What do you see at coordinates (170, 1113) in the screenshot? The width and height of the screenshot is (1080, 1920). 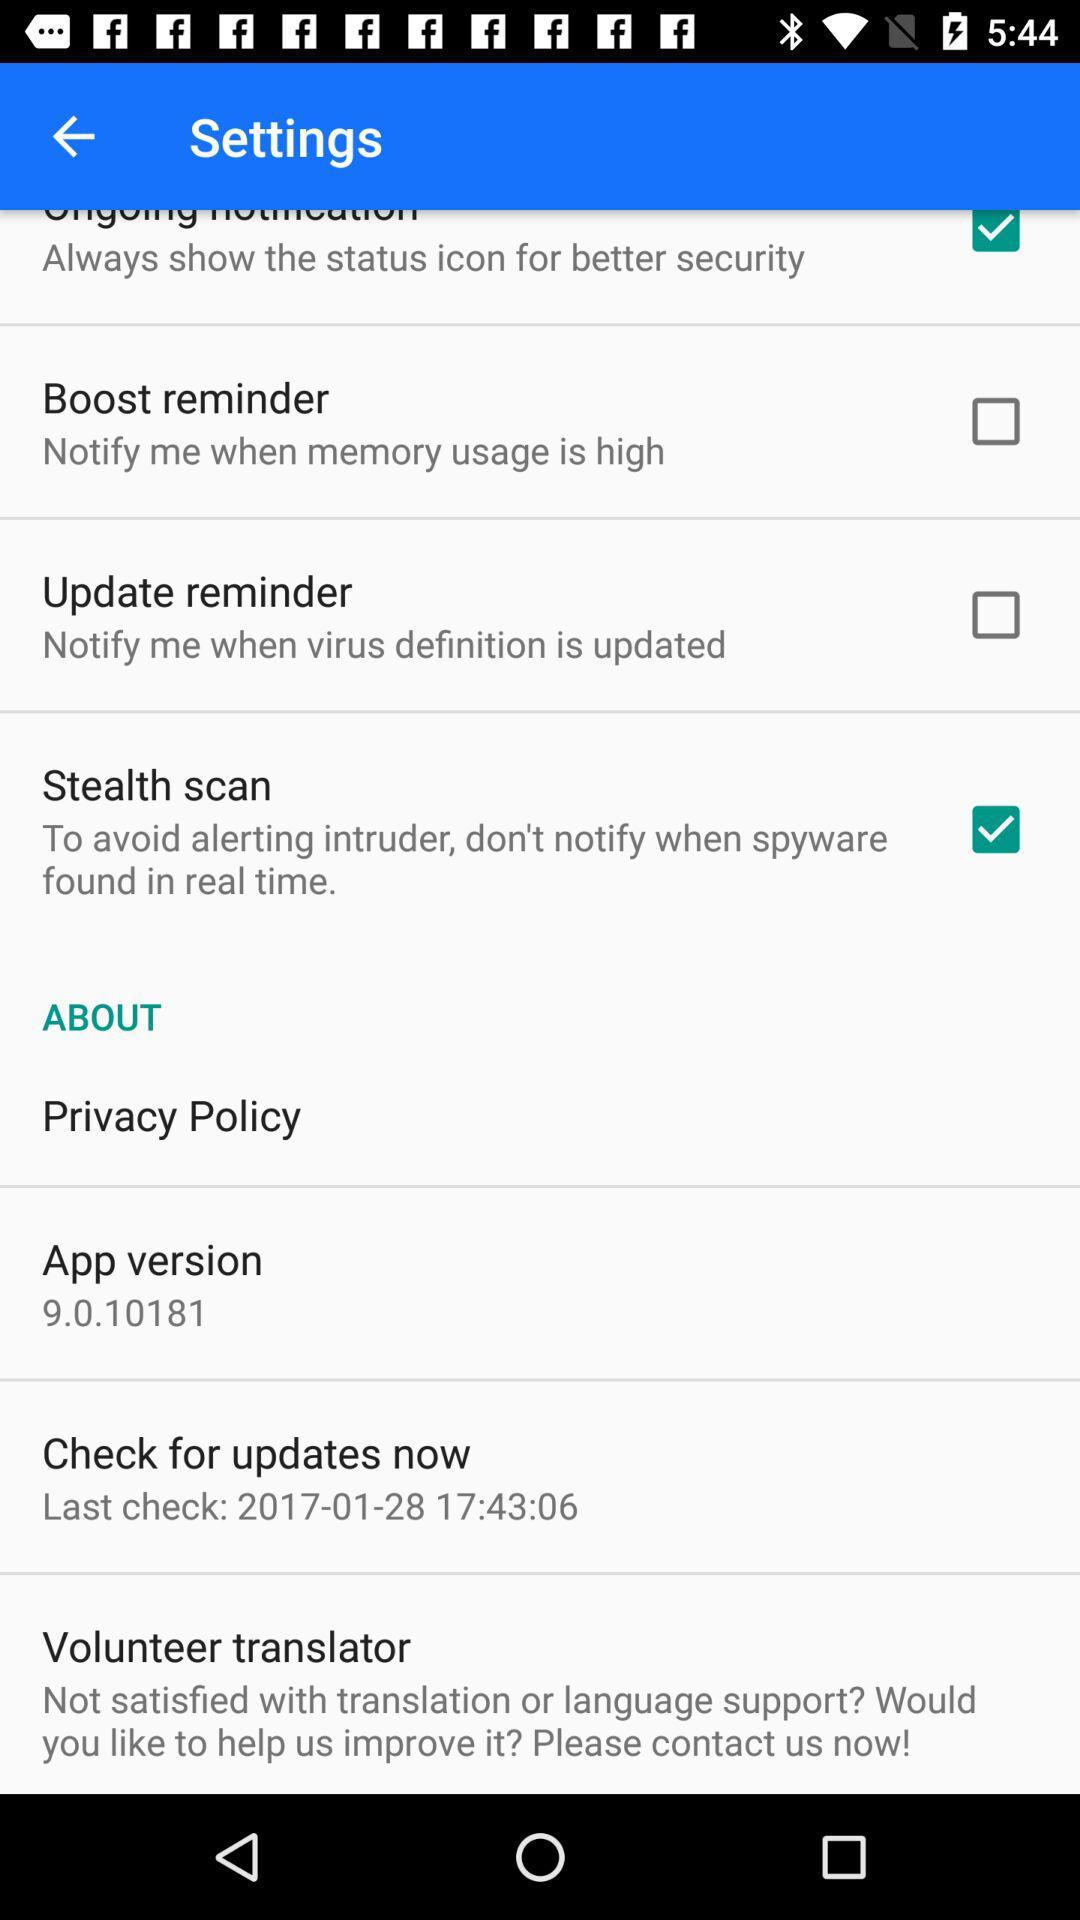 I see `item below the about` at bounding box center [170, 1113].